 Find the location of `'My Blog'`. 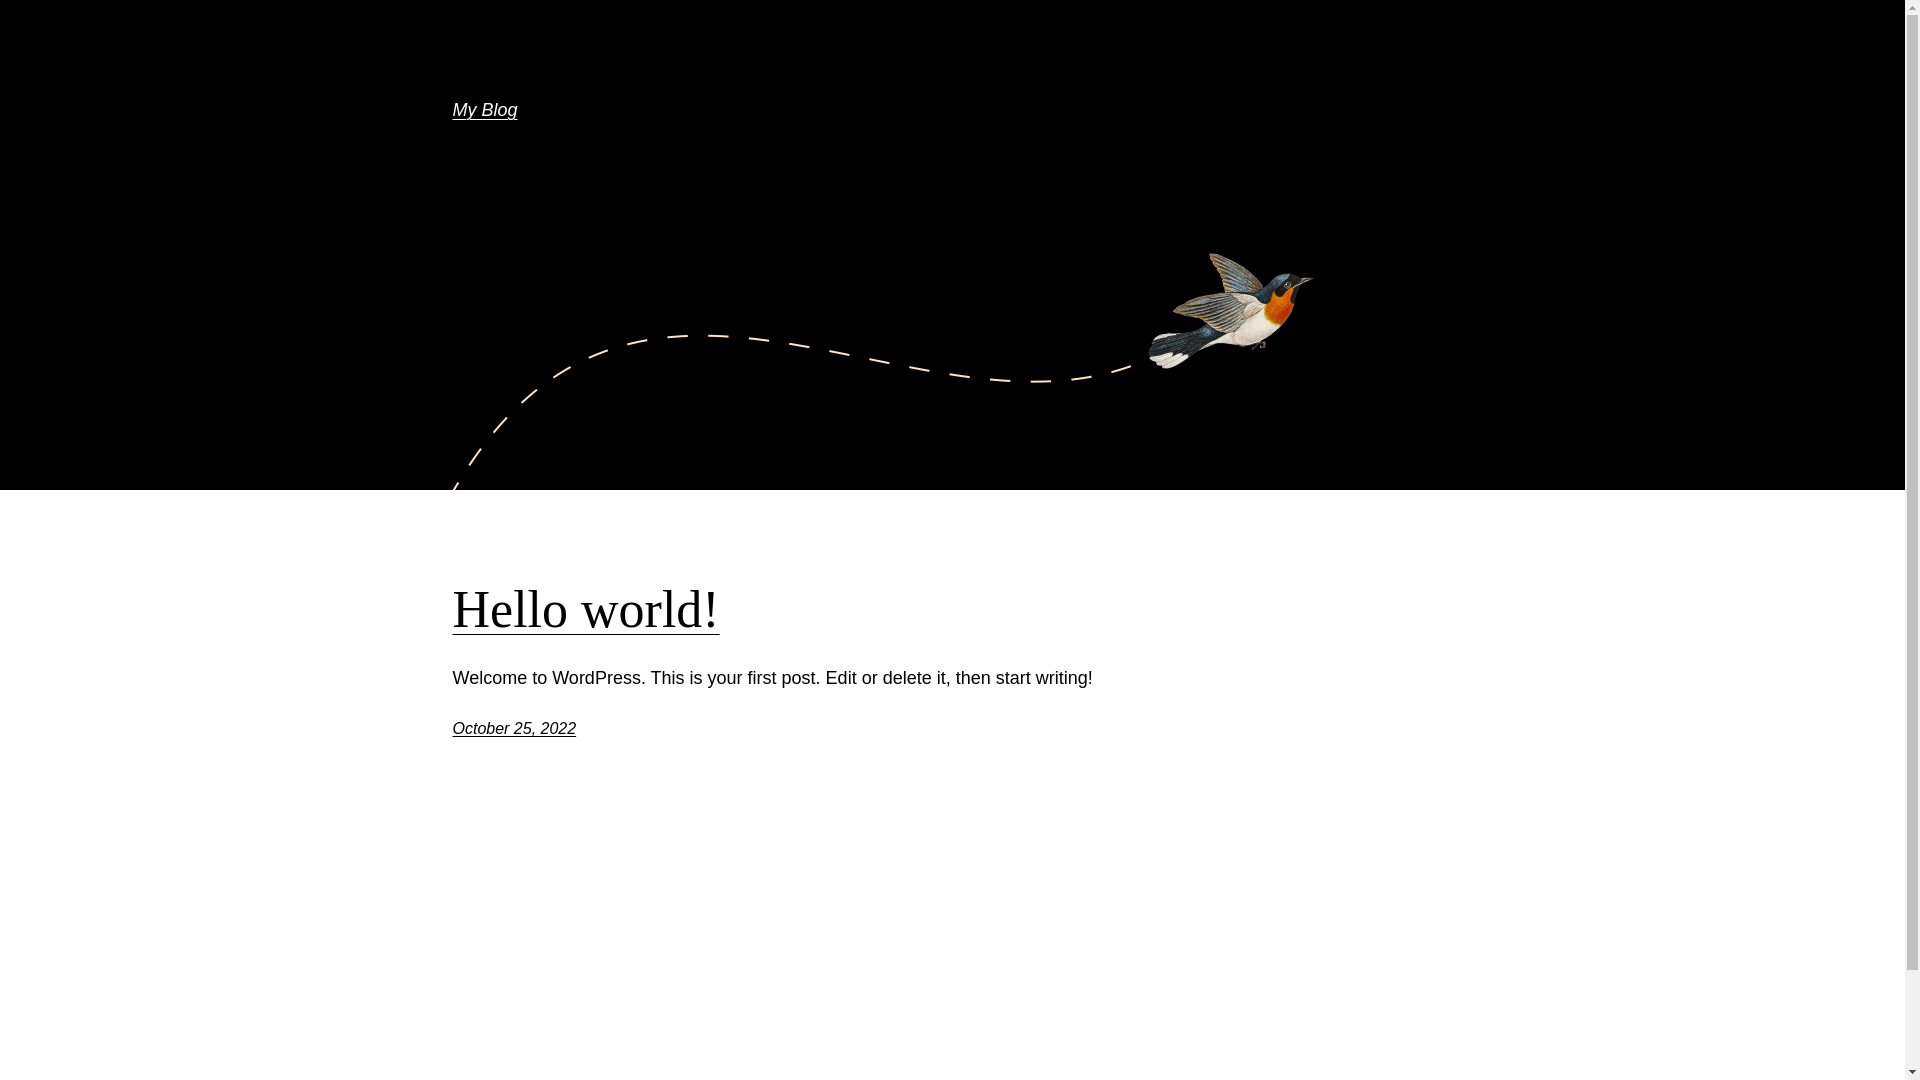

'My Blog' is located at coordinates (450, 110).